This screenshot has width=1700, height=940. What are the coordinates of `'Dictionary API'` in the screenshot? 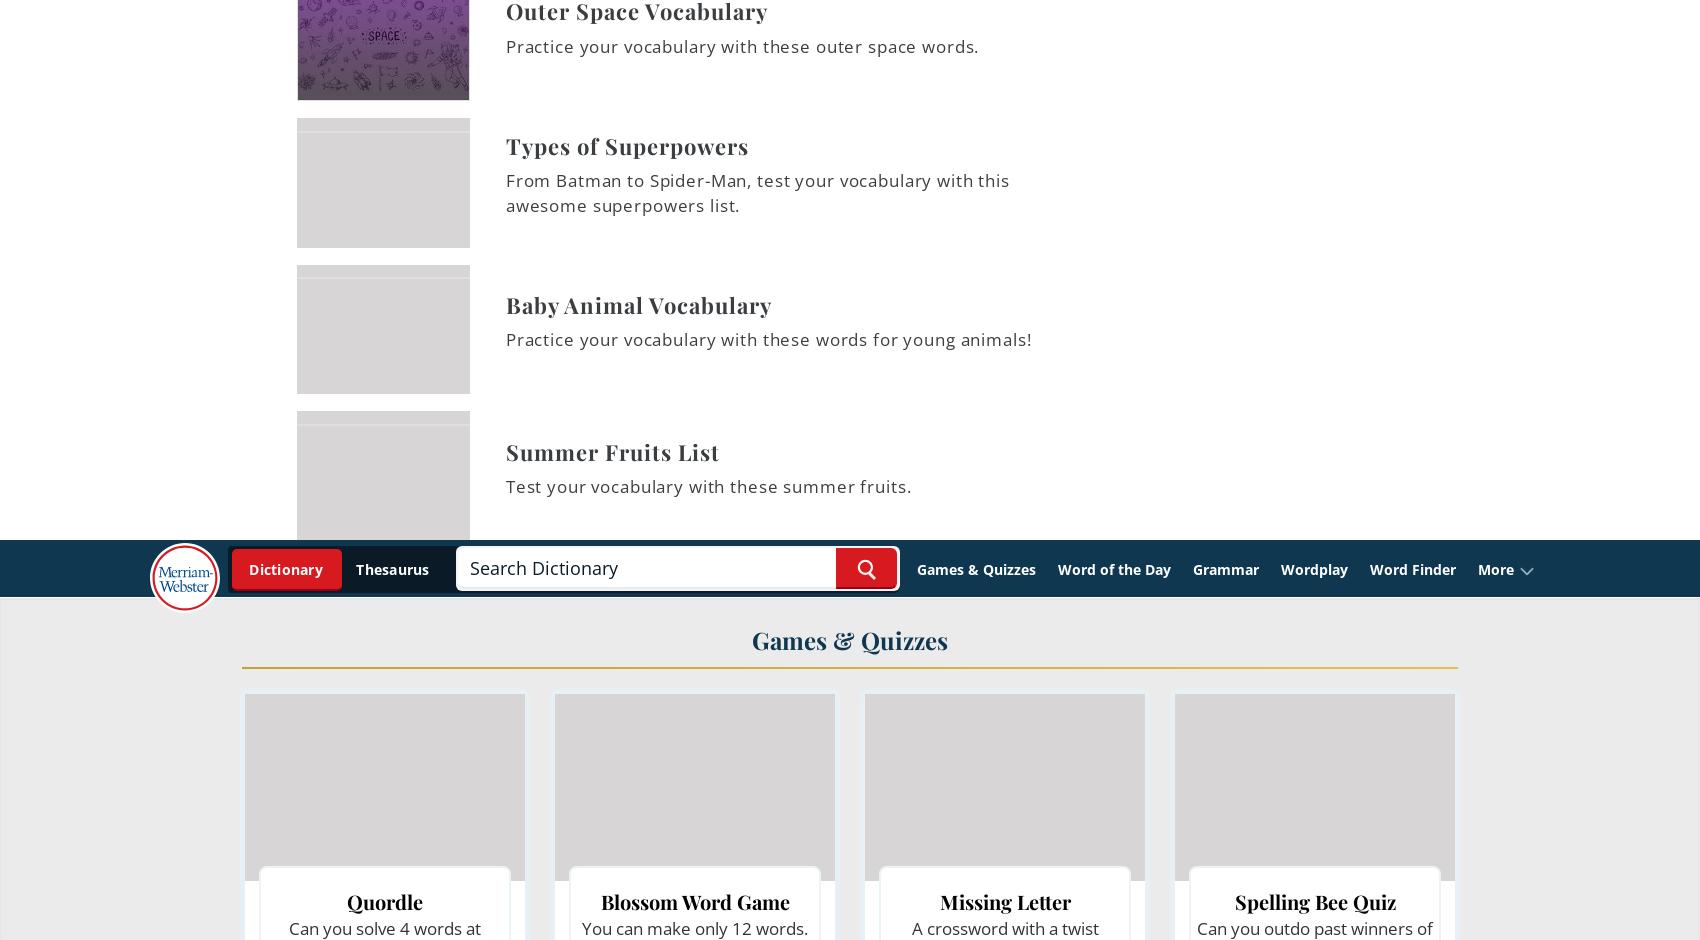 It's located at (843, 86).